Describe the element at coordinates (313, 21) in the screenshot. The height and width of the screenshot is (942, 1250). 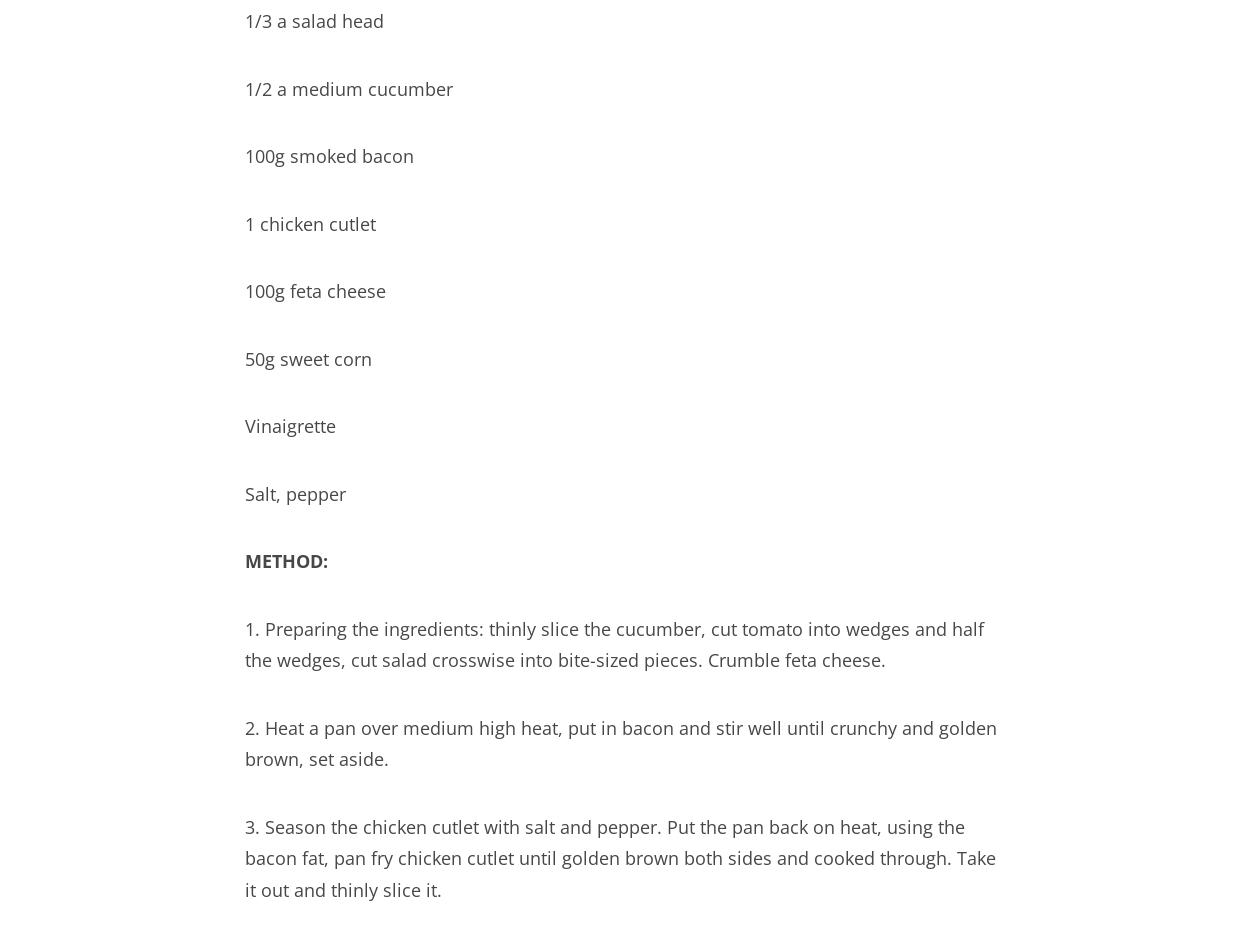
I see `'1/3 a salad head'` at that location.